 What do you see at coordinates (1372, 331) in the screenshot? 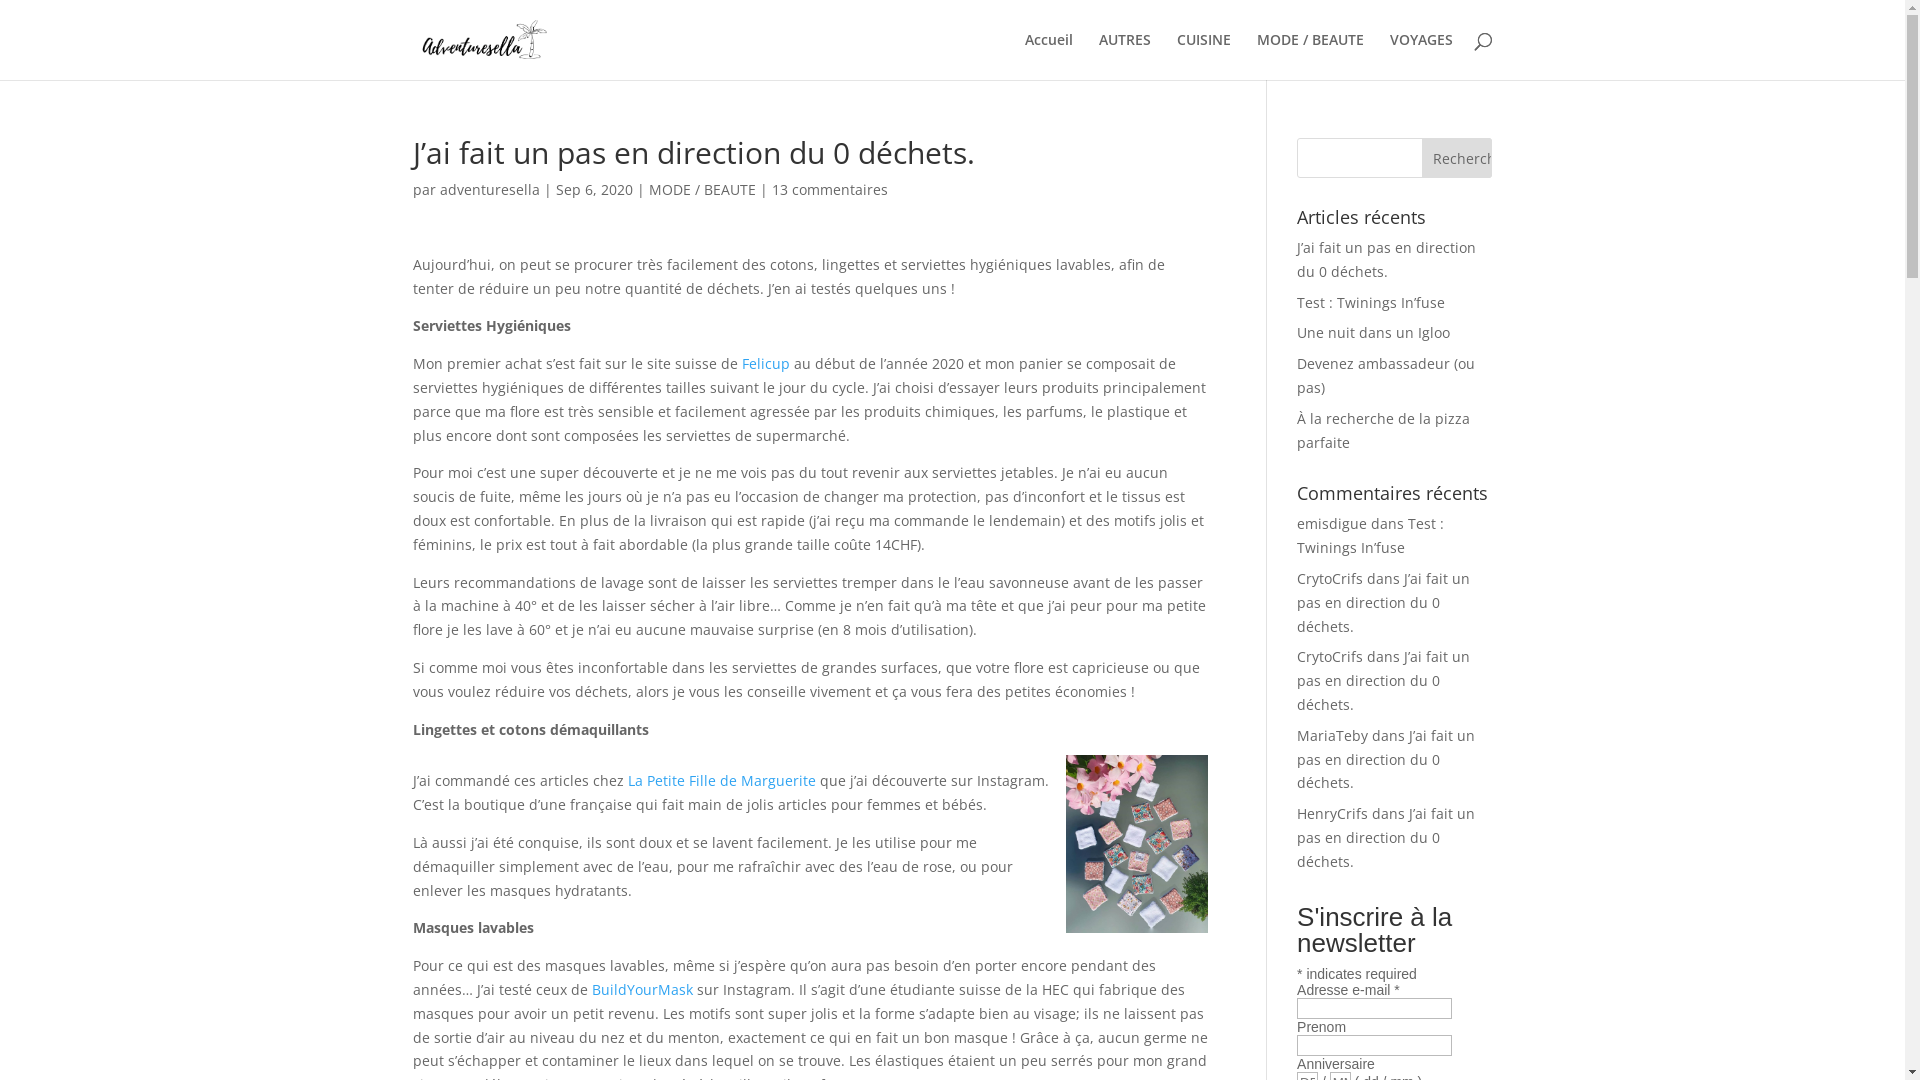
I see `'Une nuit dans un Igloo'` at bounding box center [1372, 331].